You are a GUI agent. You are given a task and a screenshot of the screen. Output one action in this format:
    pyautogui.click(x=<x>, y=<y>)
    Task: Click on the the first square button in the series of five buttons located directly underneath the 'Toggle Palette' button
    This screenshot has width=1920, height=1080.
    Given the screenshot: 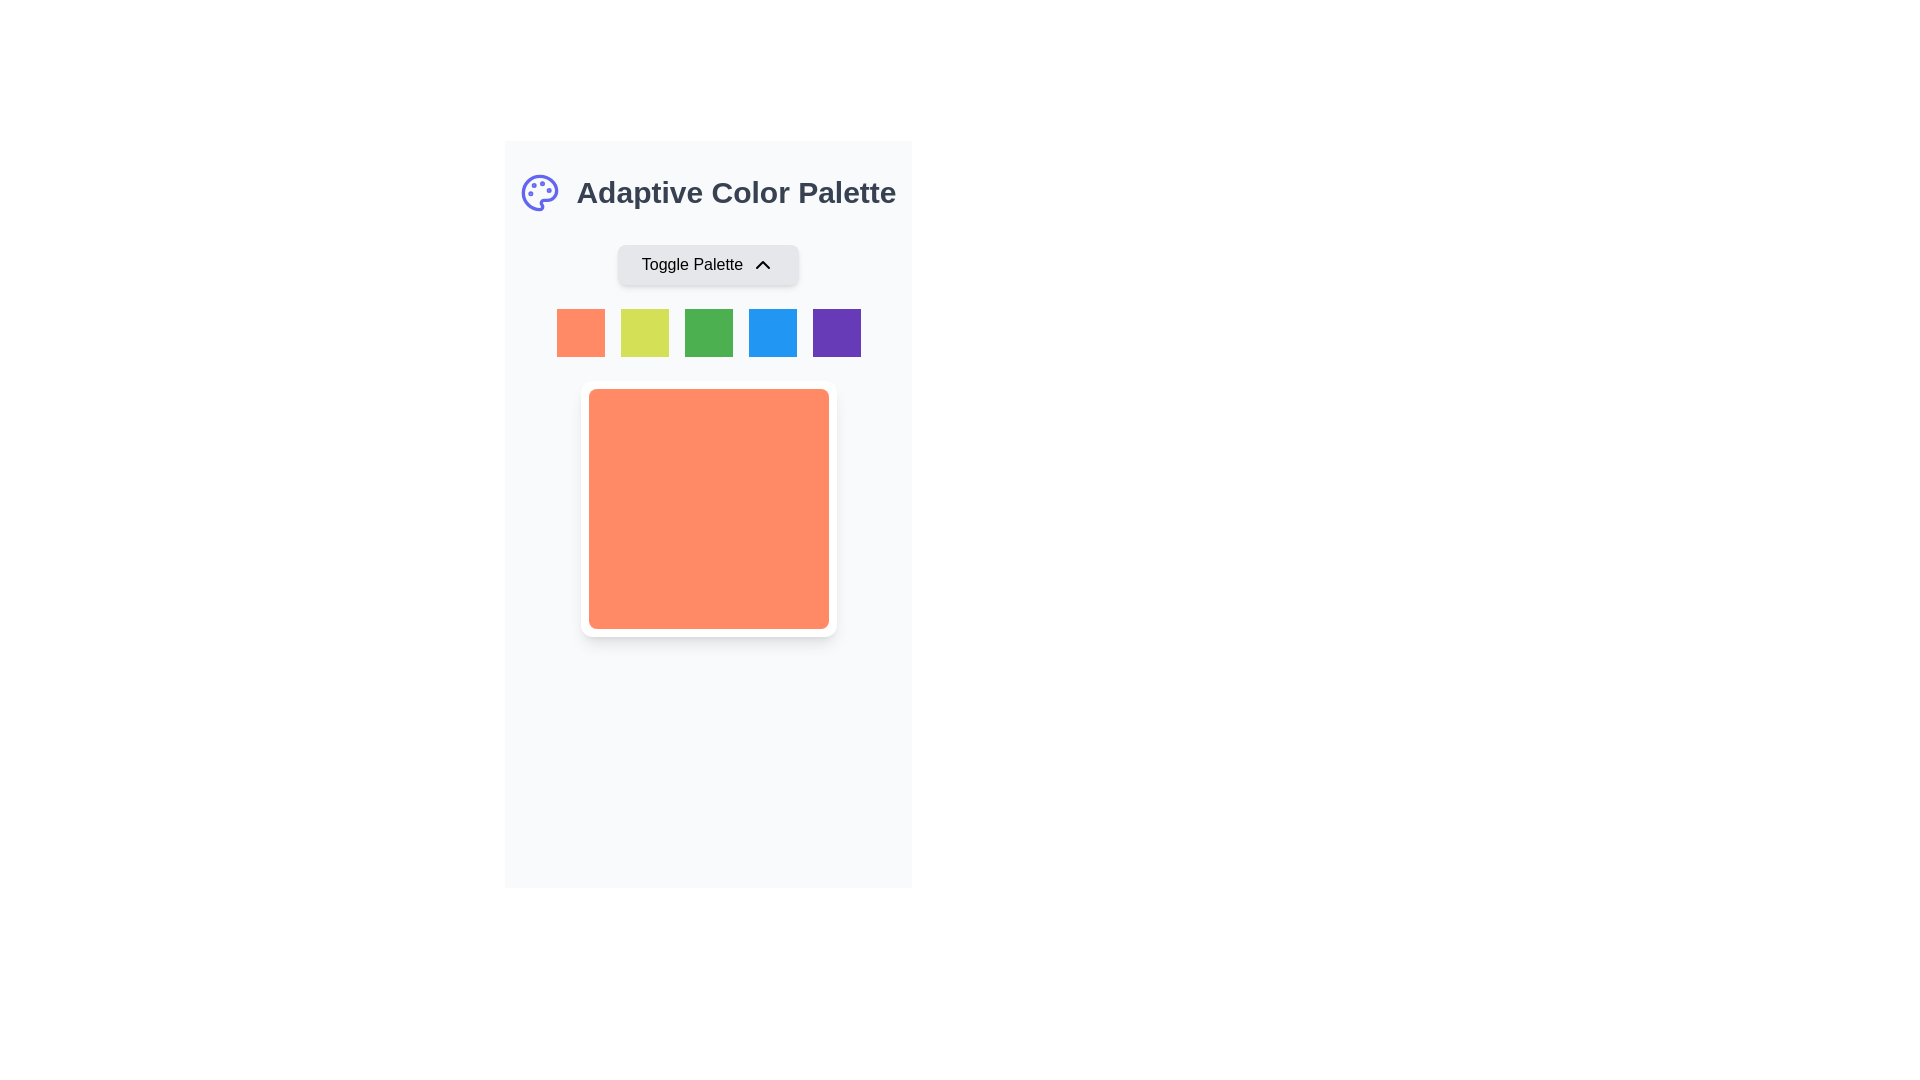 What is the action you would take?
    pyautogui.click(x=579, y=331)
    